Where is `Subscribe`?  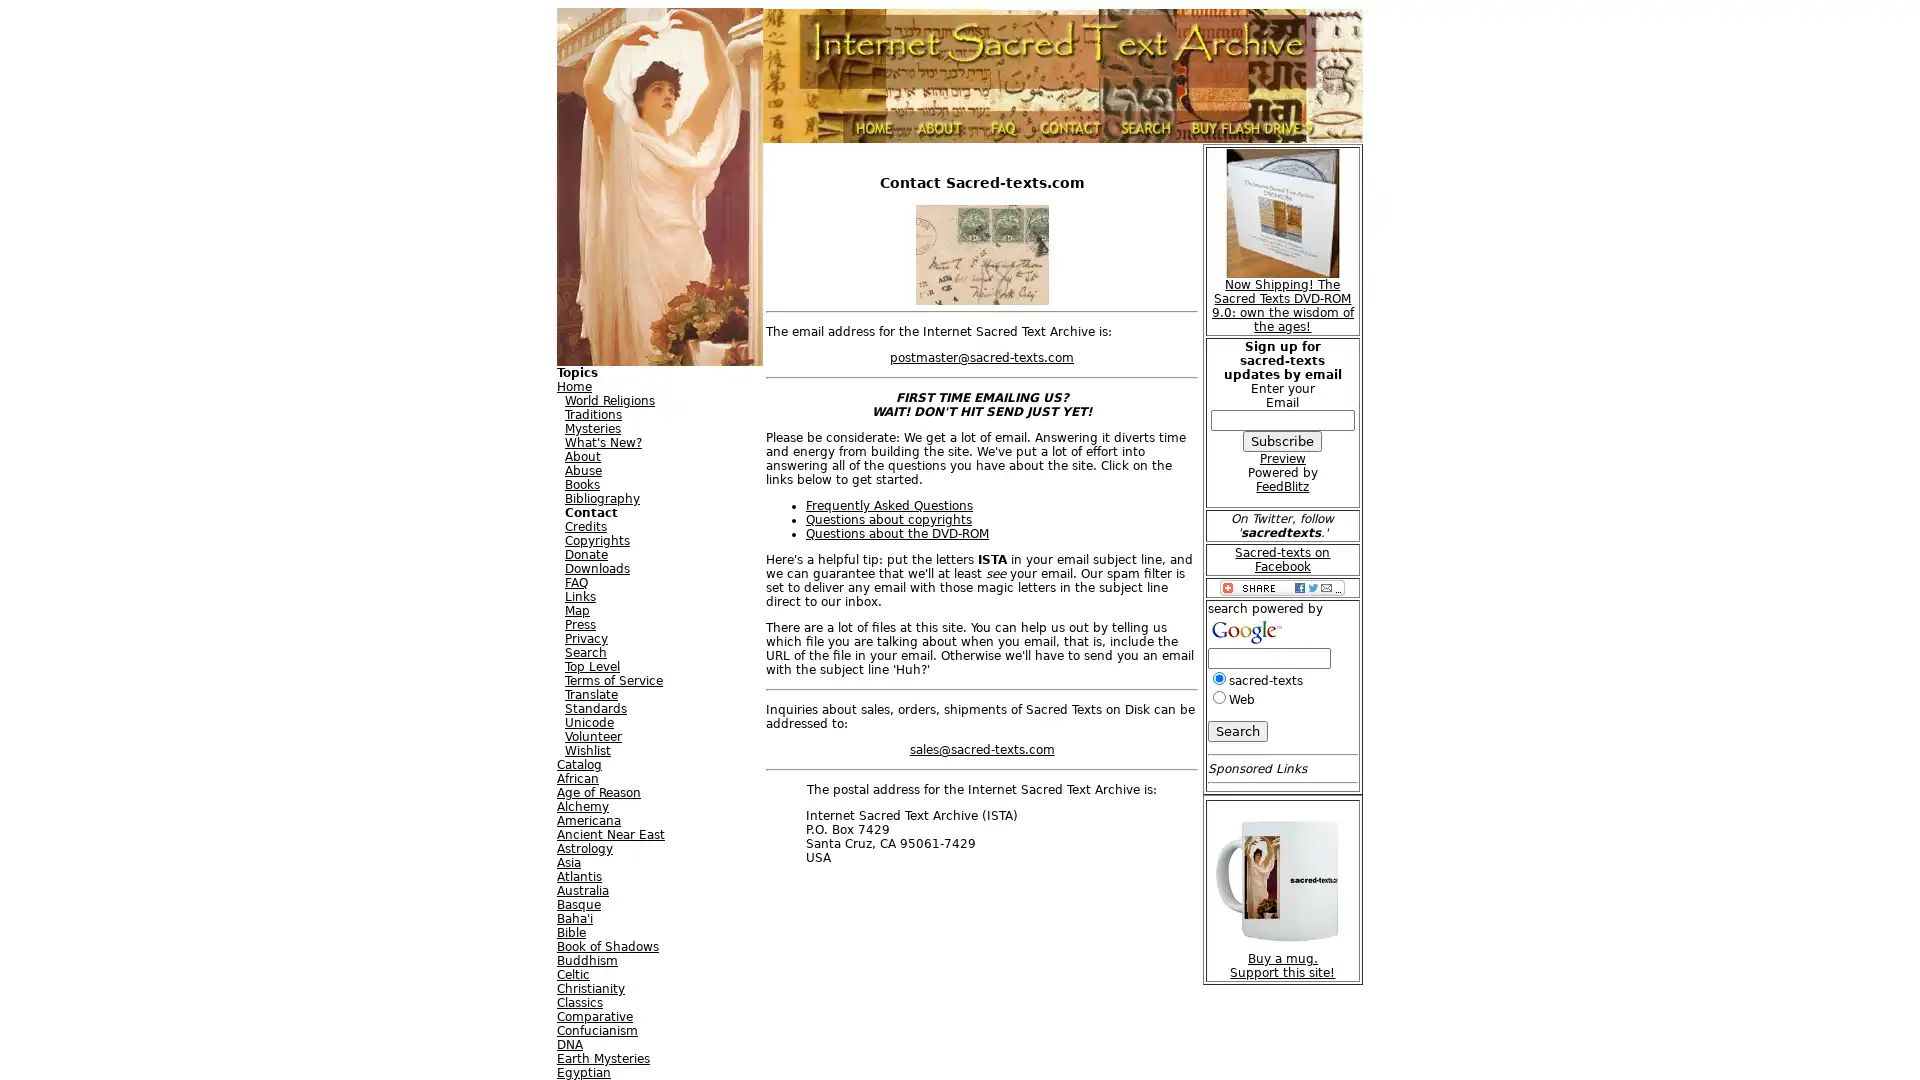 Subscribe is located at coordinates (1282, 439).